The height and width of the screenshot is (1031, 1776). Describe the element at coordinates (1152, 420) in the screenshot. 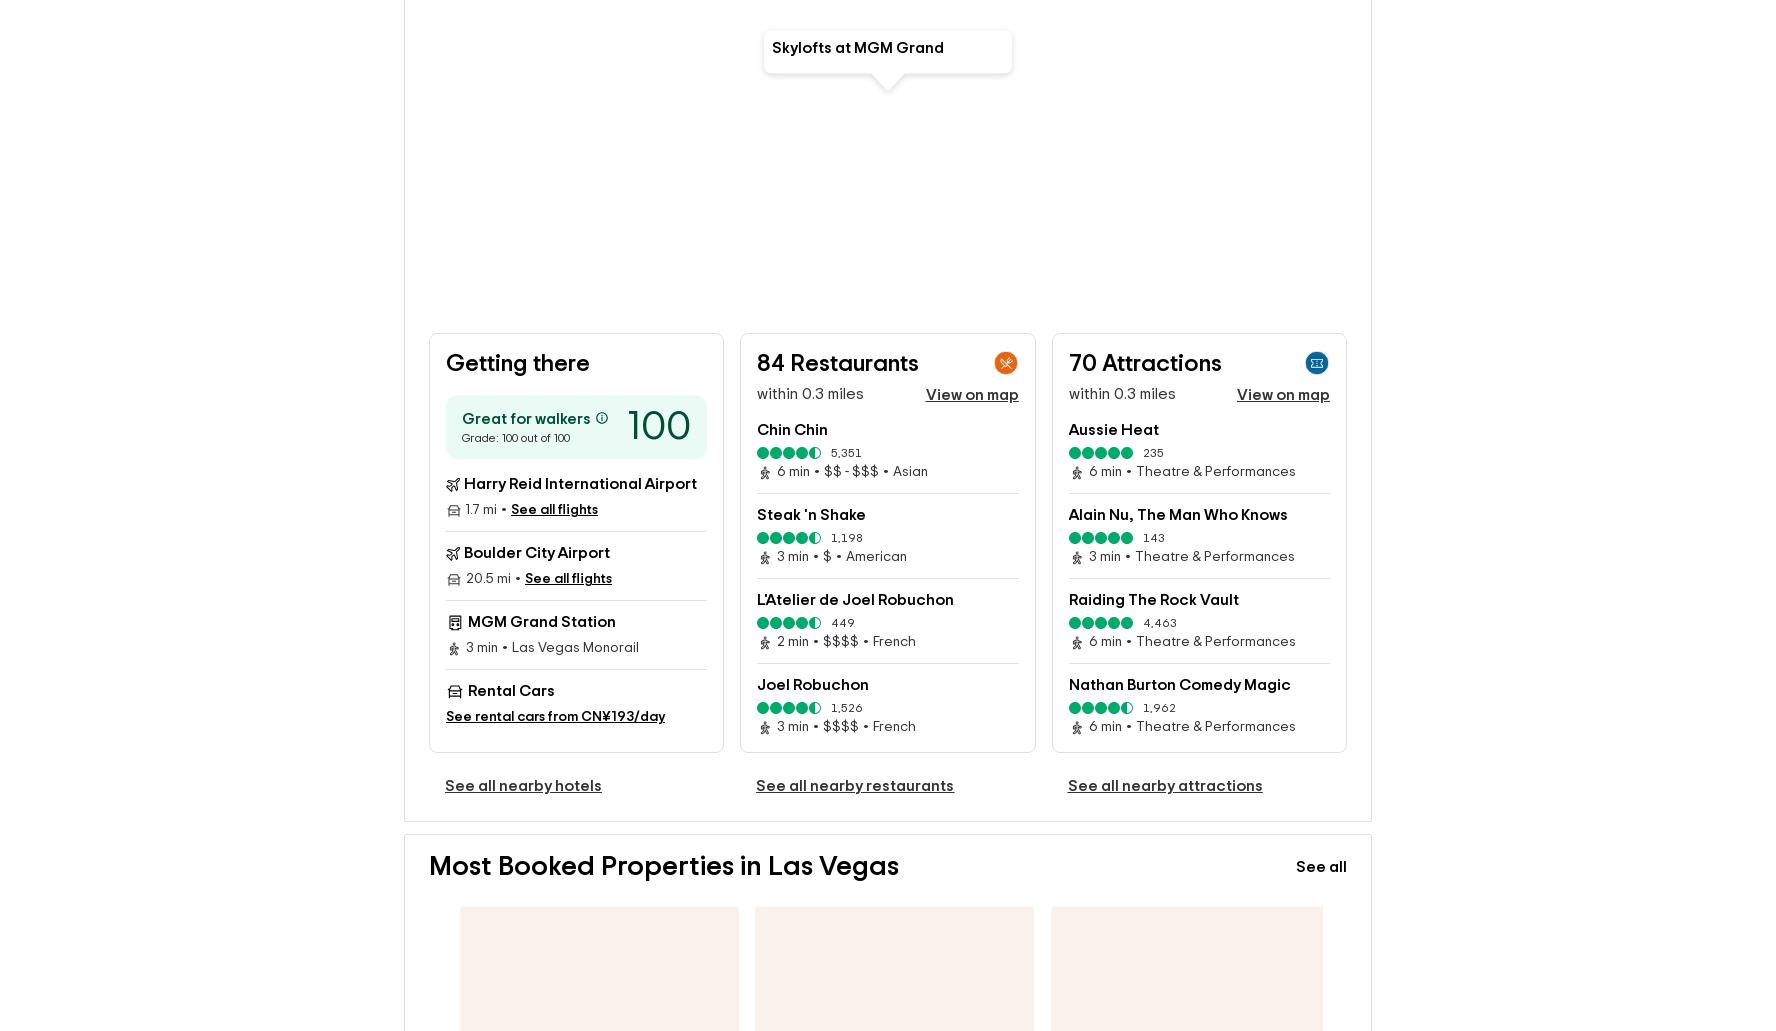

I see `'235'` at that location.